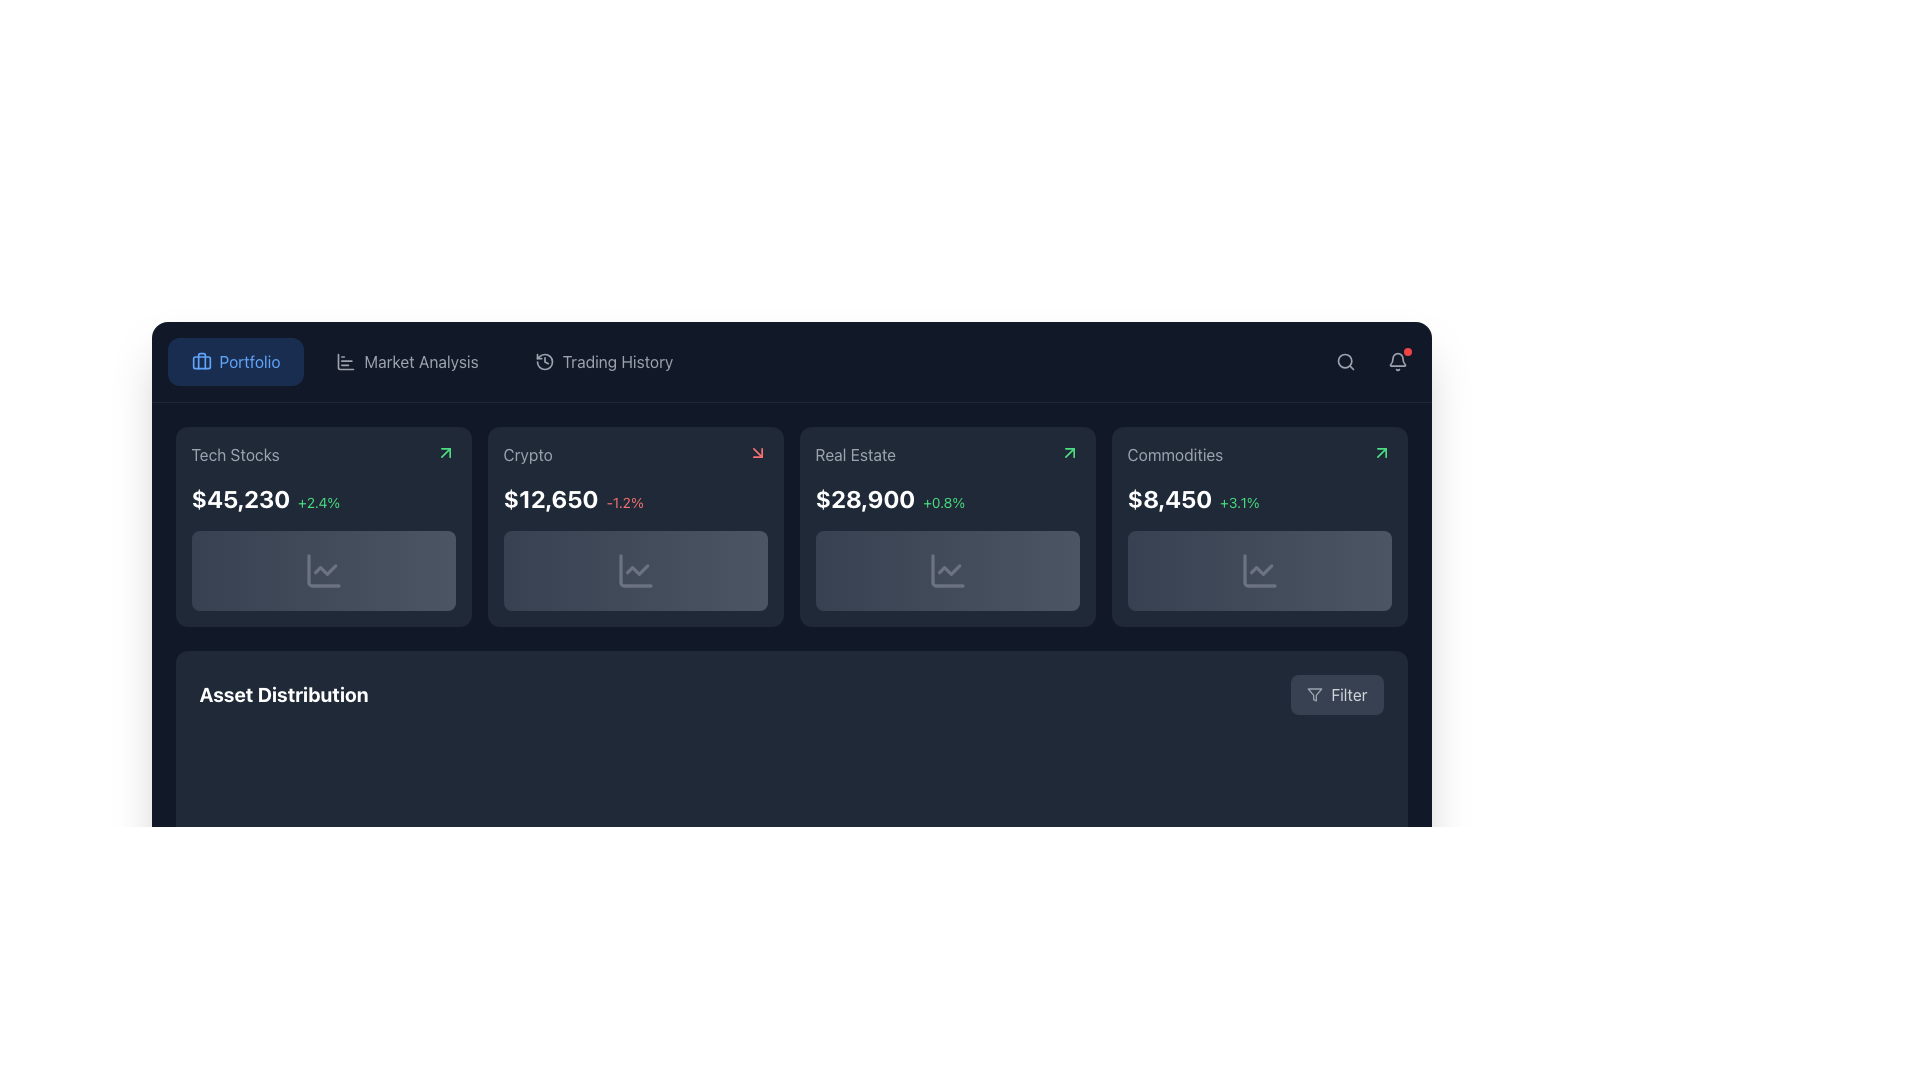  What do you see at coordinates (603, 362) in the screenshot?
I see `the 'Trading History' button in the navigation menu` at bounding box center [603, 362].